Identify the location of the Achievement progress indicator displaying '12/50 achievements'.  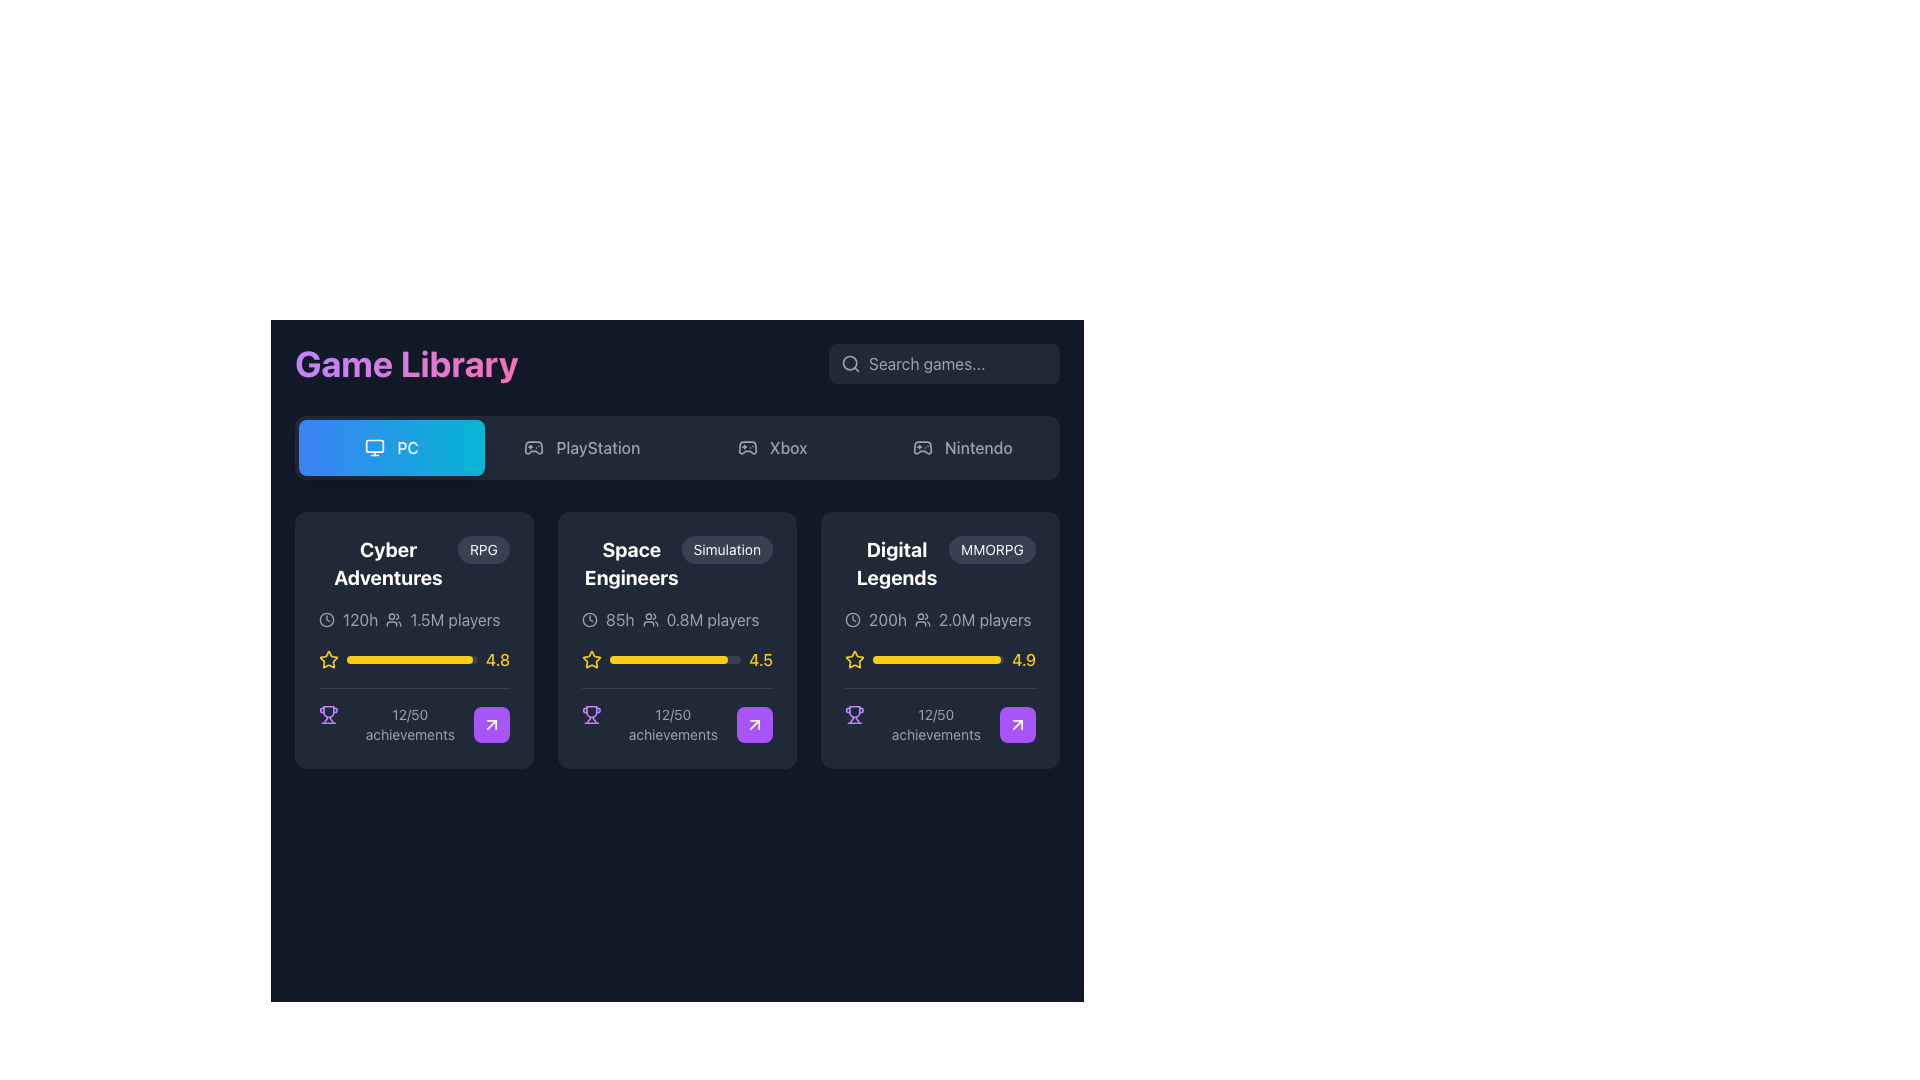
(677, 715).